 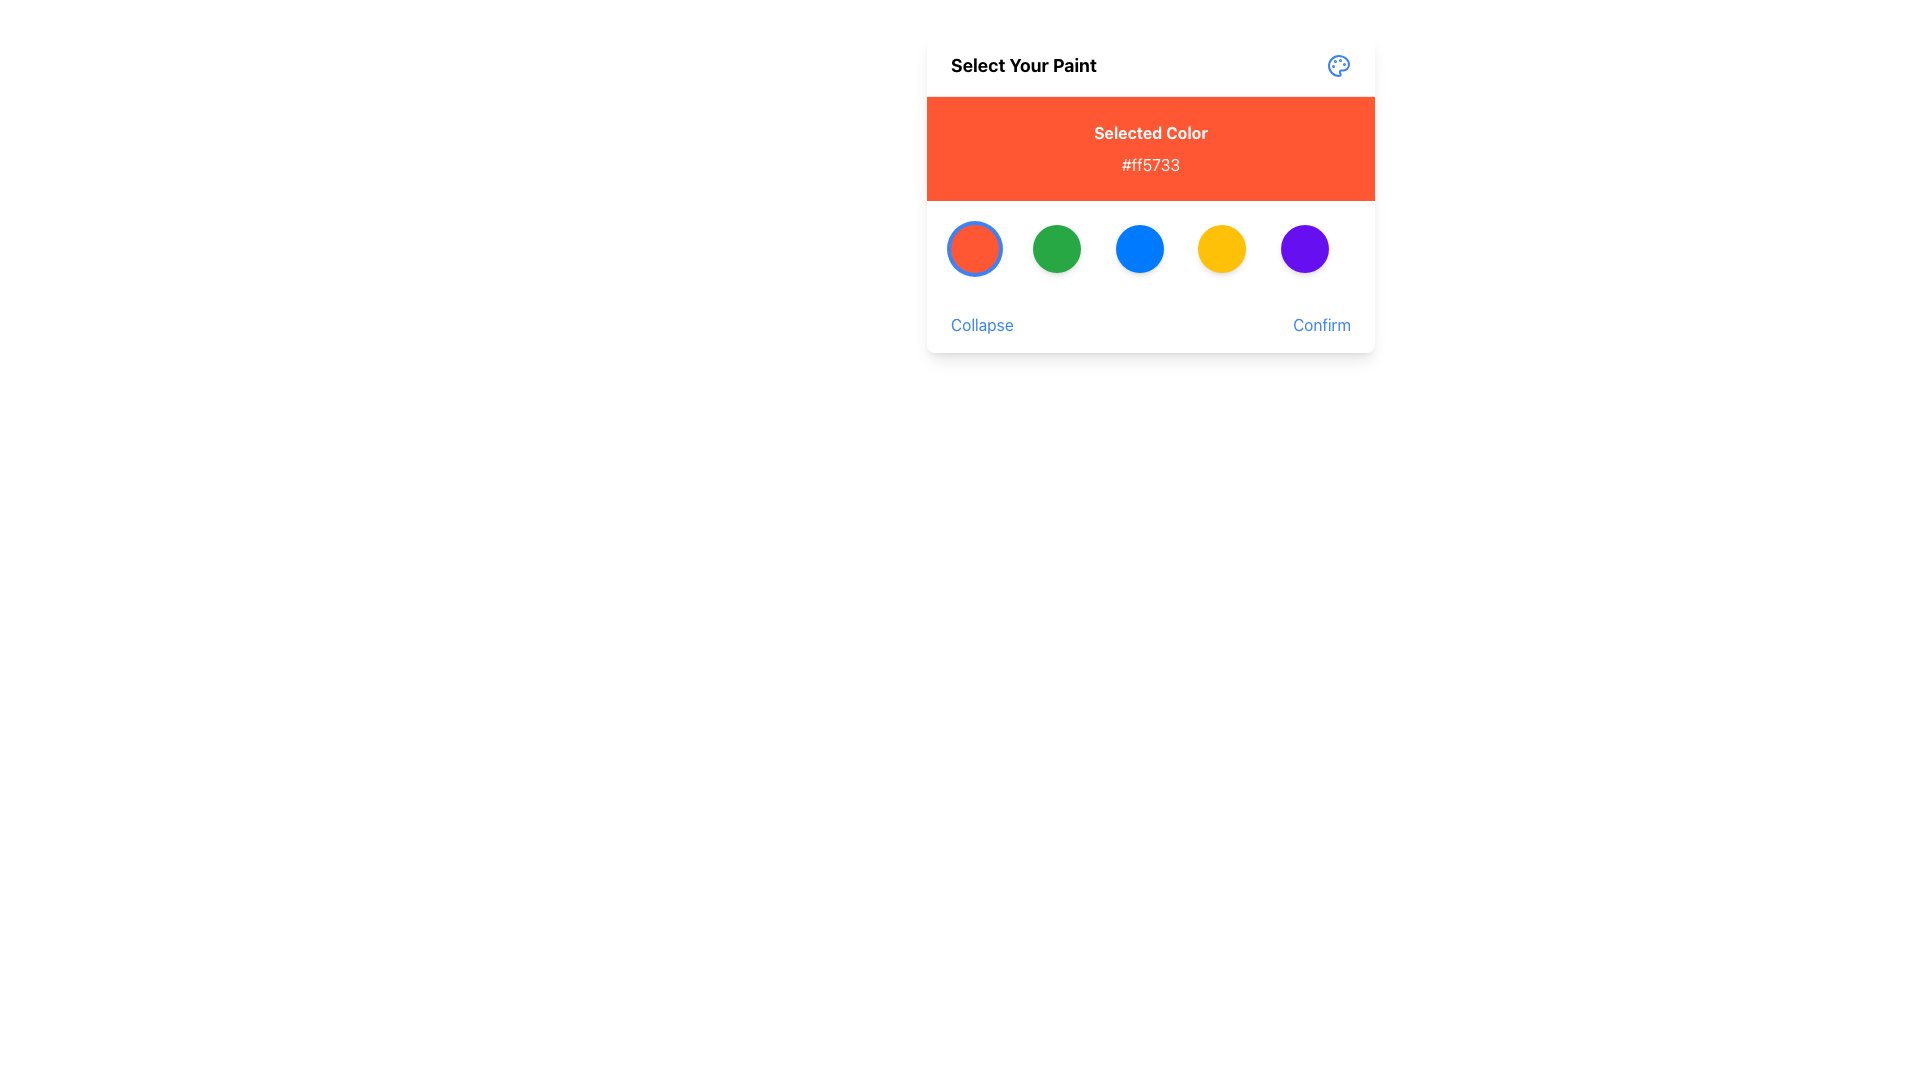 What do you see at coordinates (1151, 148) in the screenshot?
I see `the Informative panel with a bright orange-red background that displays 'Selected Color' and '#ff5733' text, located centrally below the header 'Select Your Paint'` at bounding box center [1151, 148].